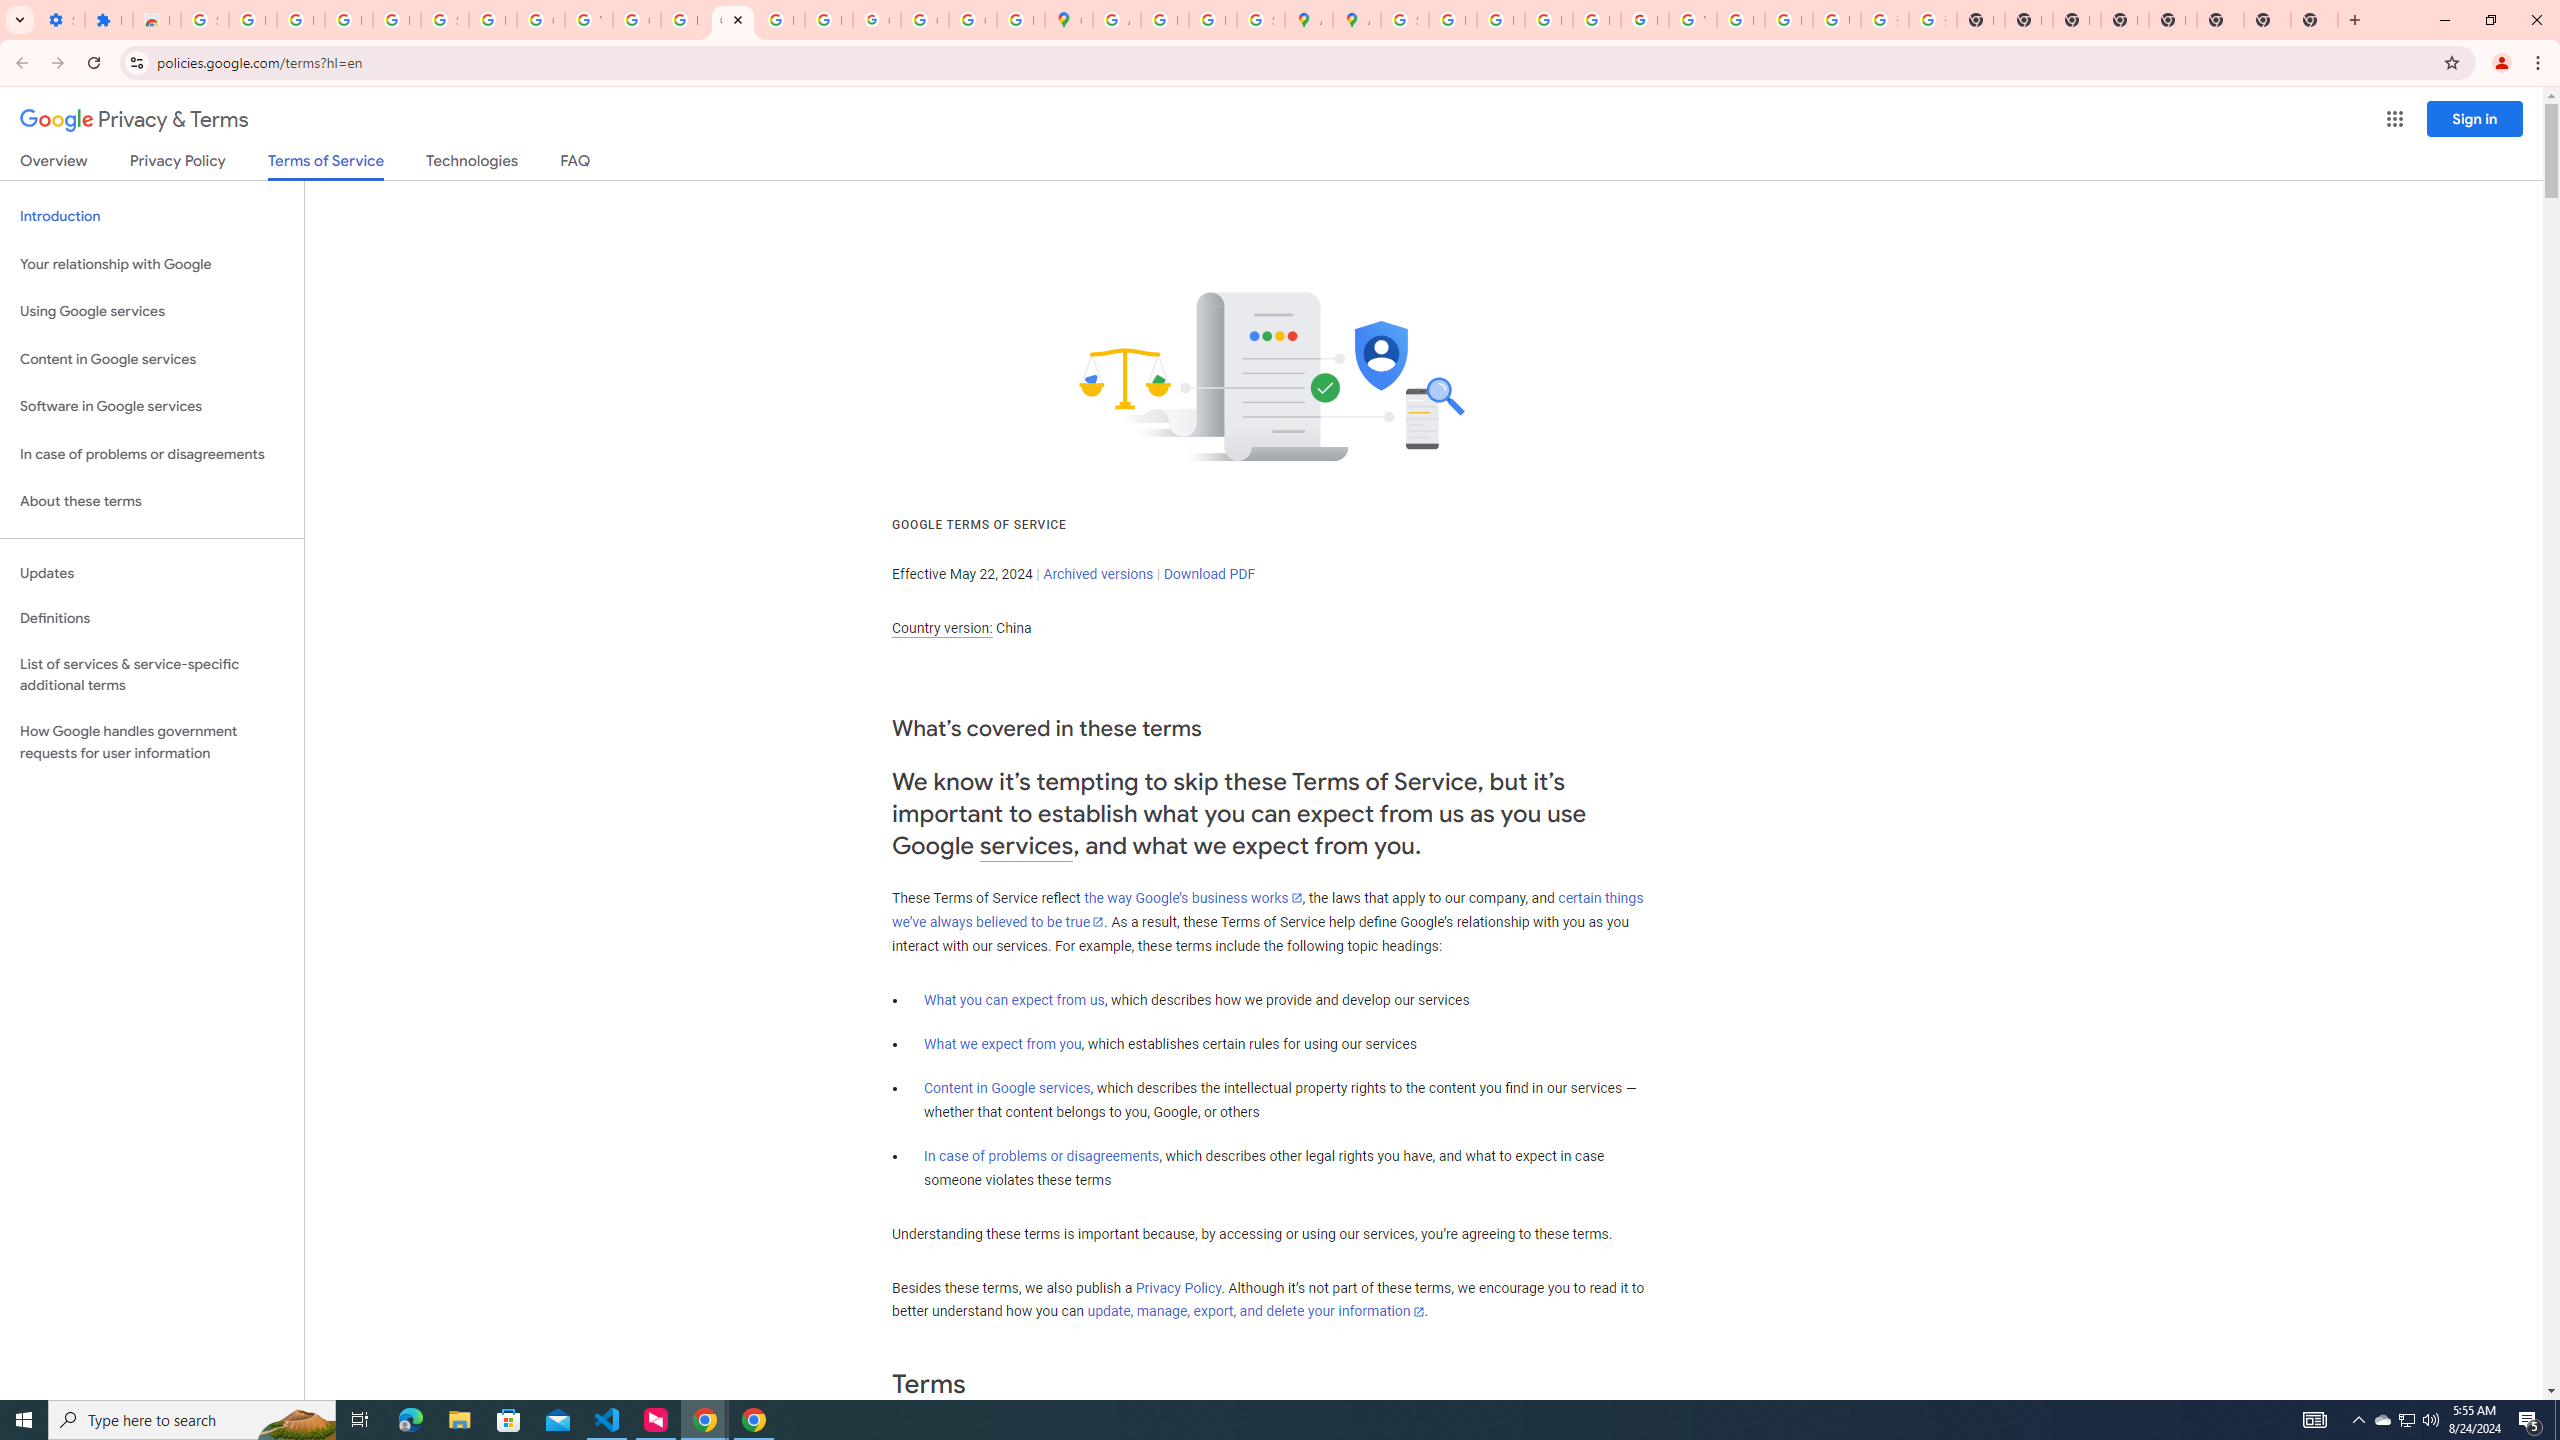 This screenshot has height=1440, width=2560. What do you see at coordinates (1255, 1310) in the screenshot?
I see `'update, manage, export, and delete your information'` at bounding box center [1255, 1310].